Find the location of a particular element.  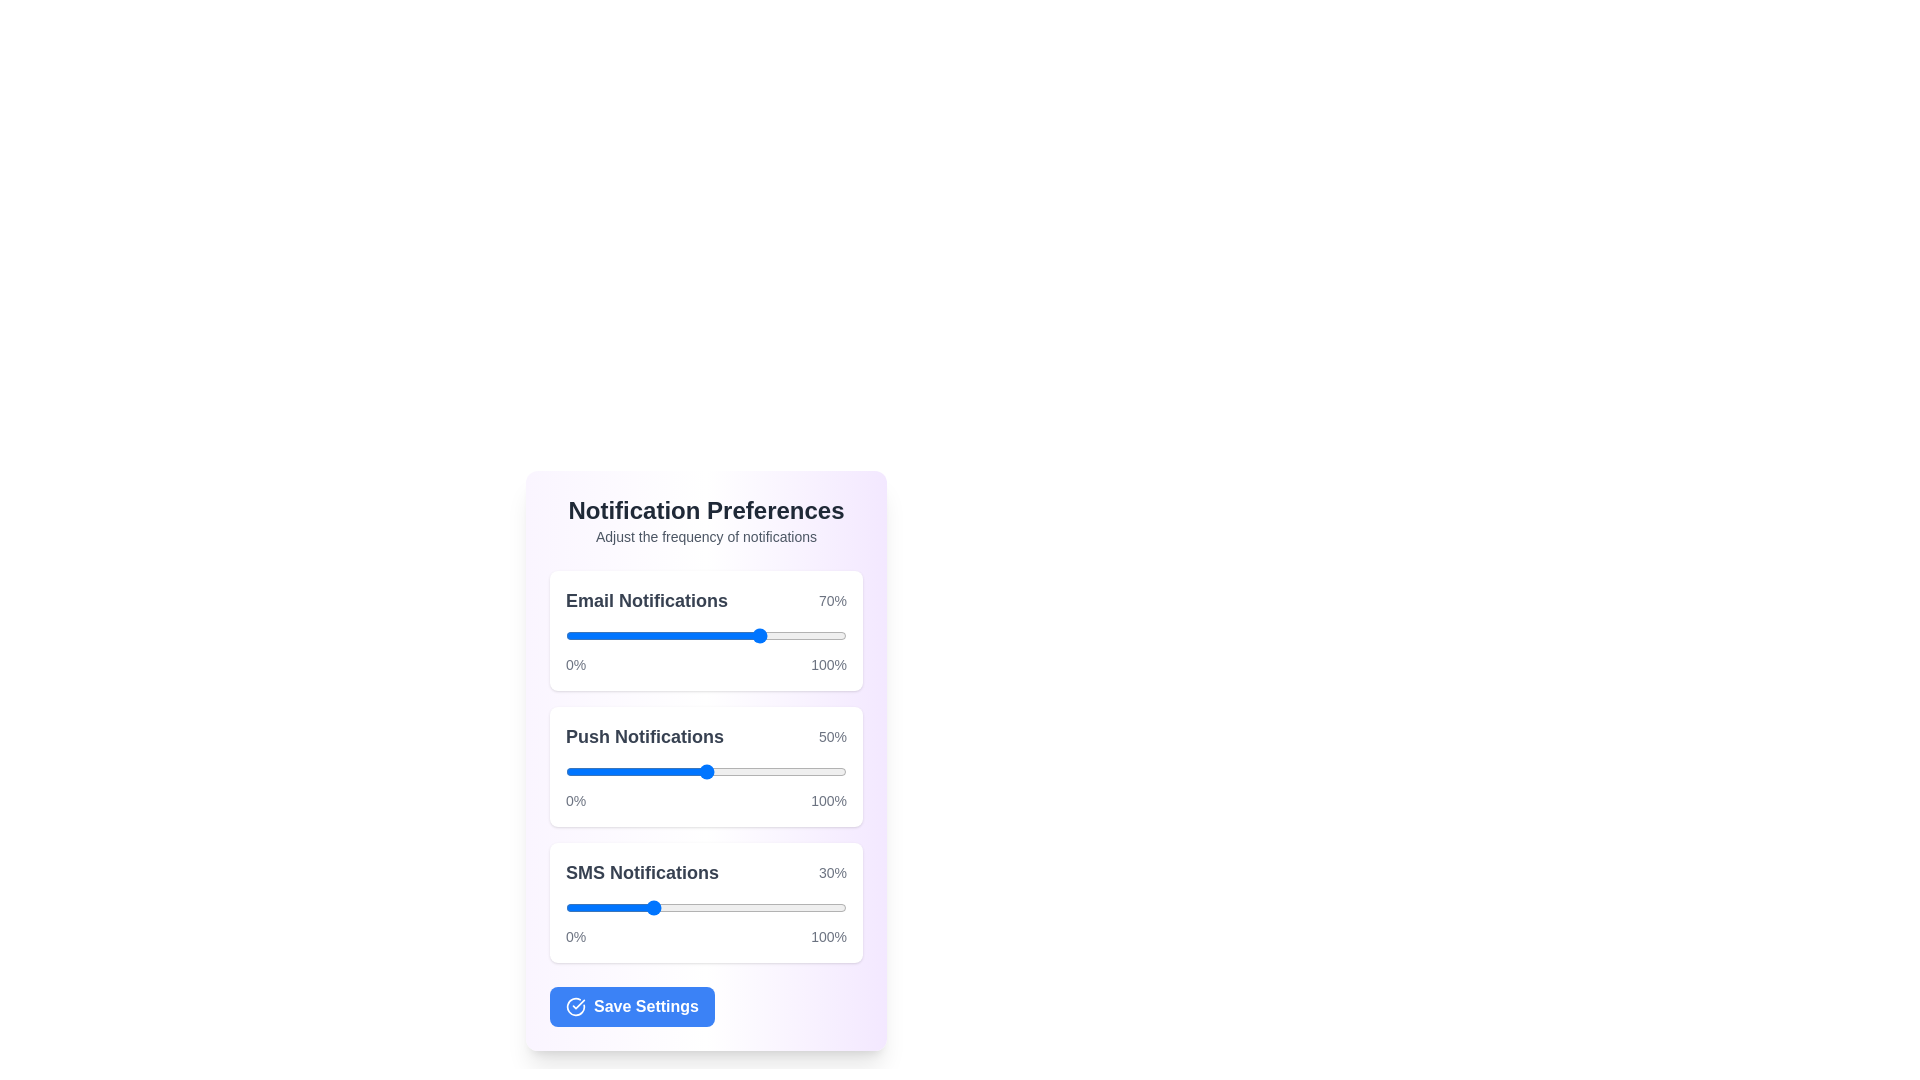

the descriptive subtitle text label for the 'Notification Preferences' section, which is positioned on the second line directly below the main header and centered in the card layout is located at coordinates (706, 535).